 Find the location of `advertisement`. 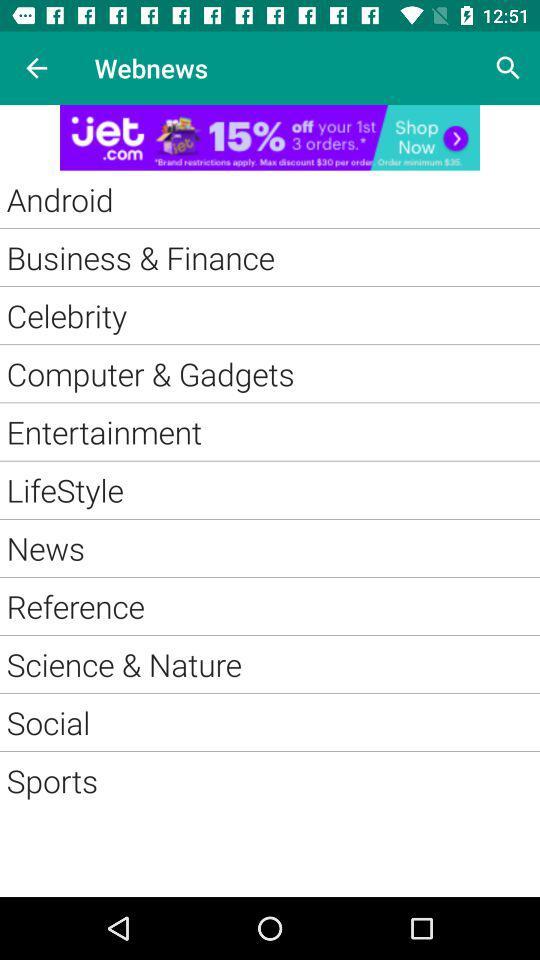

advertisement is located at coordinates (270, 136).